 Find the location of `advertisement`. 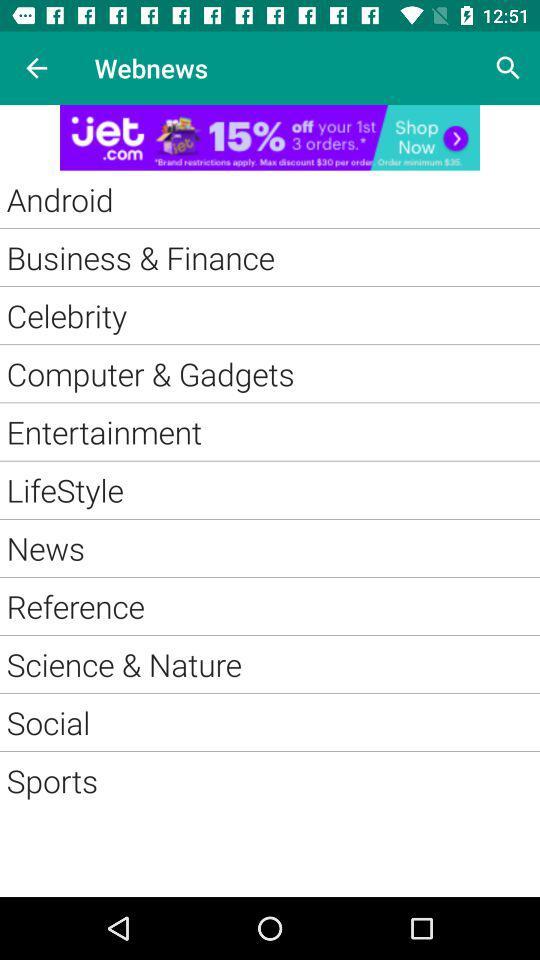

advertisement is located at coordinates (270, 136).